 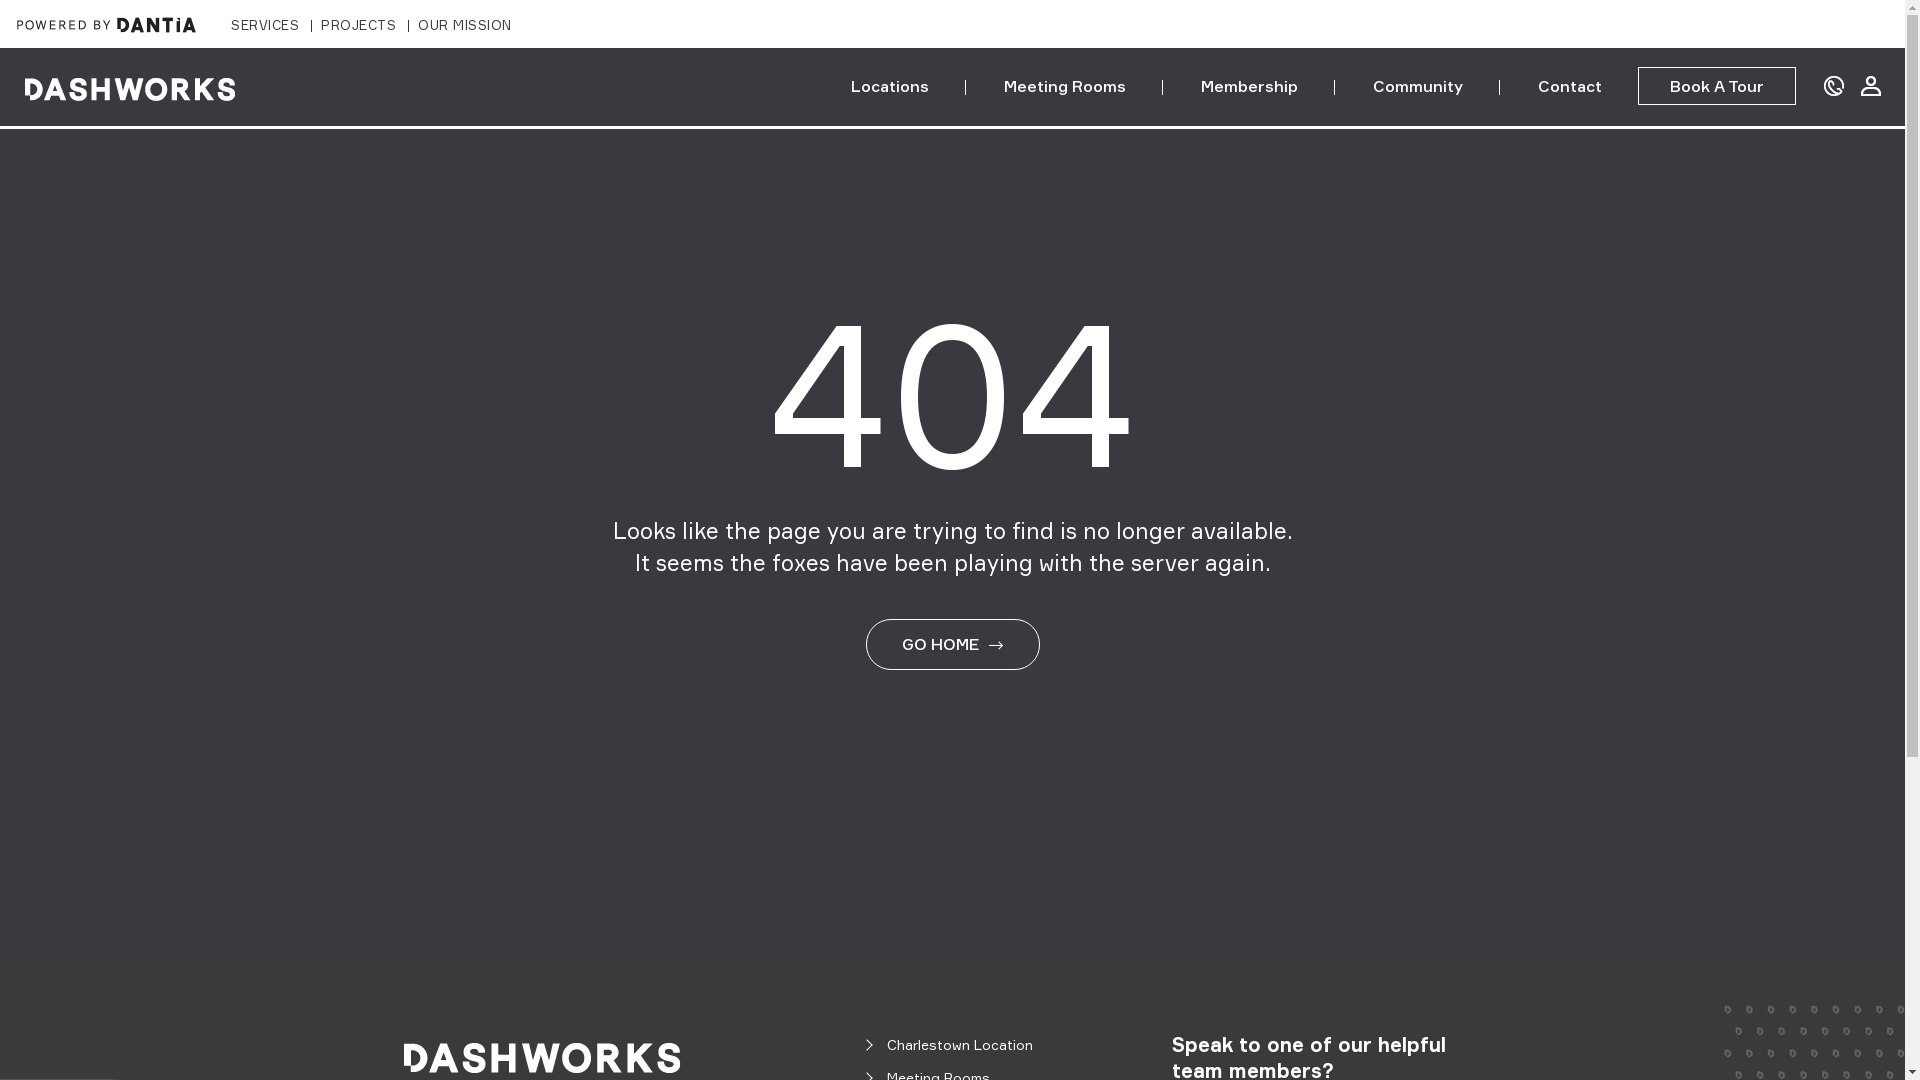 What do you see at coordinates (1200, 84) in the screenshot?
I see `'Membership'` at bounding box center [1200, 84].